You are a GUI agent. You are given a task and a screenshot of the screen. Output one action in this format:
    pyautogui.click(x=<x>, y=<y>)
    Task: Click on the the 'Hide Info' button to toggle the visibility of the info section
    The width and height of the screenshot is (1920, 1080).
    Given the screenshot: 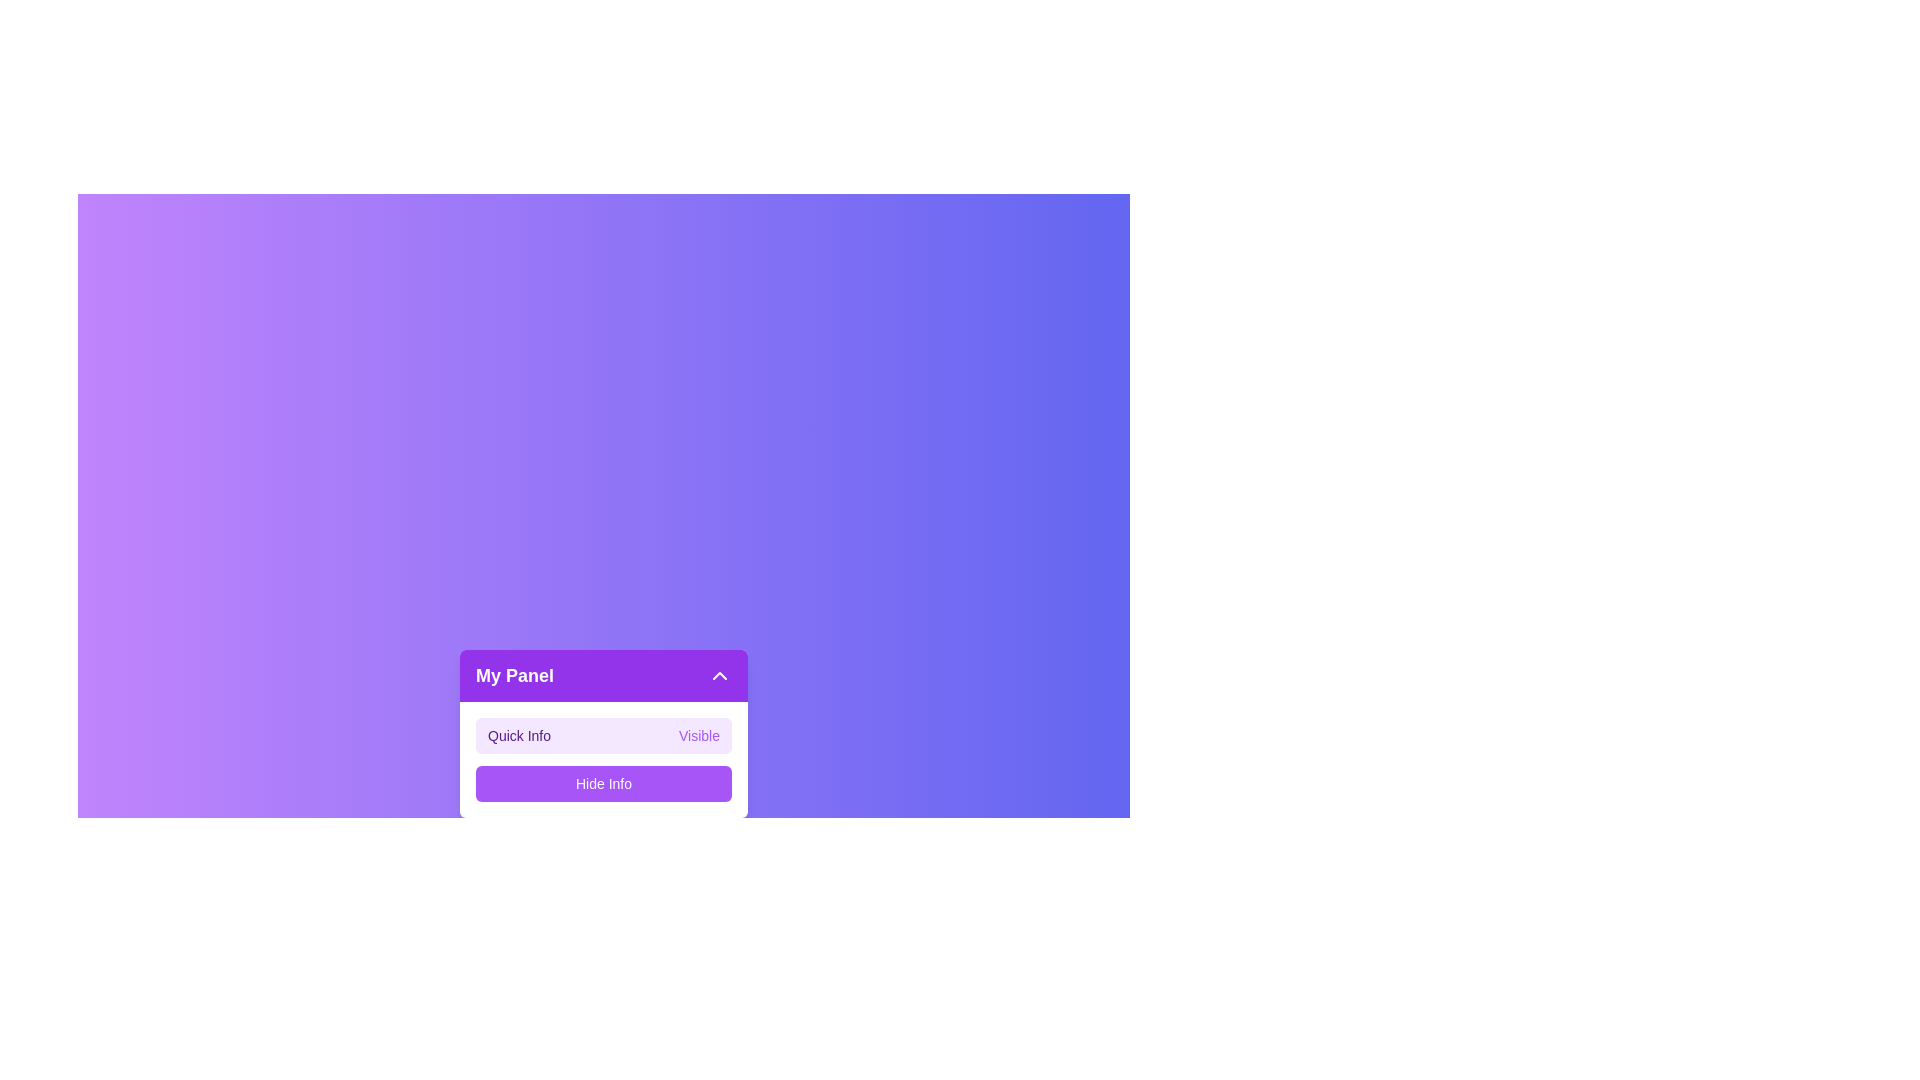 What is the action you would take?
    pyautogui.click(x=603, y=782)
    